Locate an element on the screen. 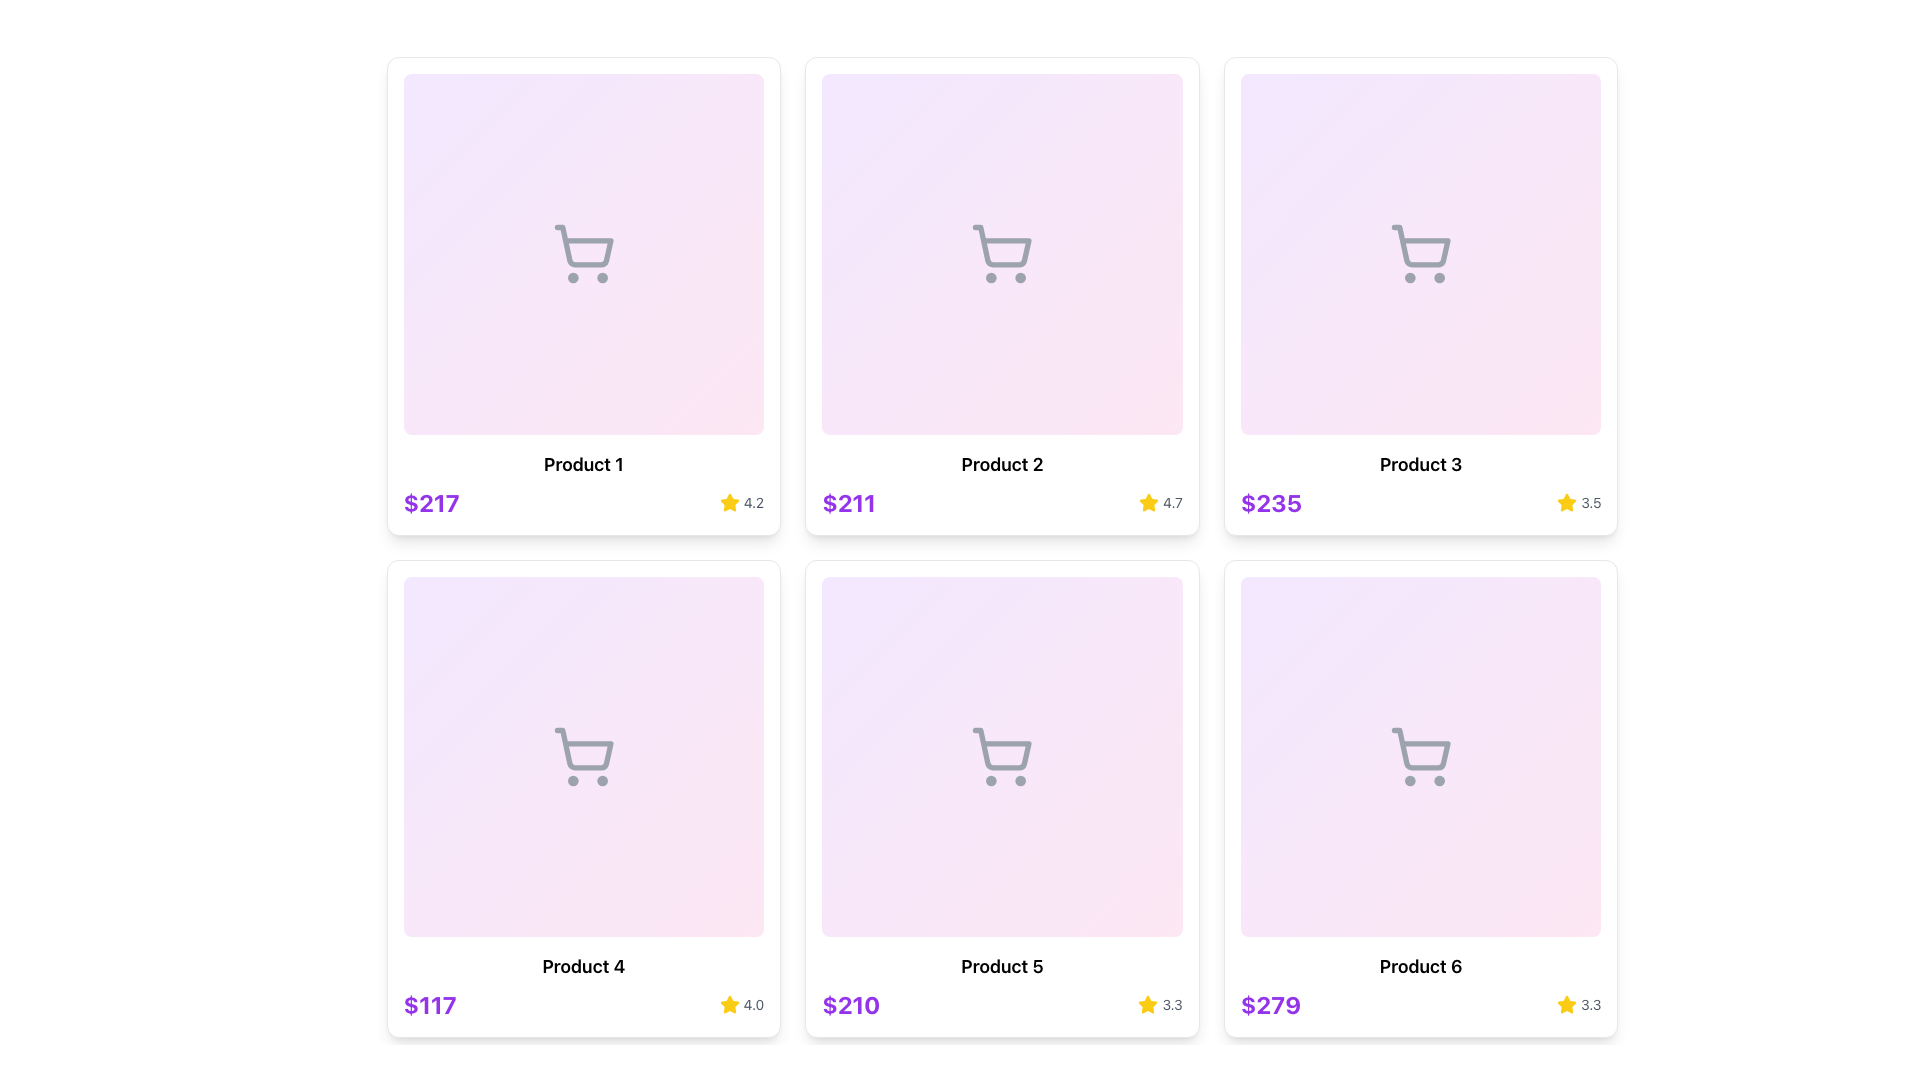  the Product Card located in the second row and second column of the product grid, which displays the product's name, price, and rating is located at coordinates (1002, 797).